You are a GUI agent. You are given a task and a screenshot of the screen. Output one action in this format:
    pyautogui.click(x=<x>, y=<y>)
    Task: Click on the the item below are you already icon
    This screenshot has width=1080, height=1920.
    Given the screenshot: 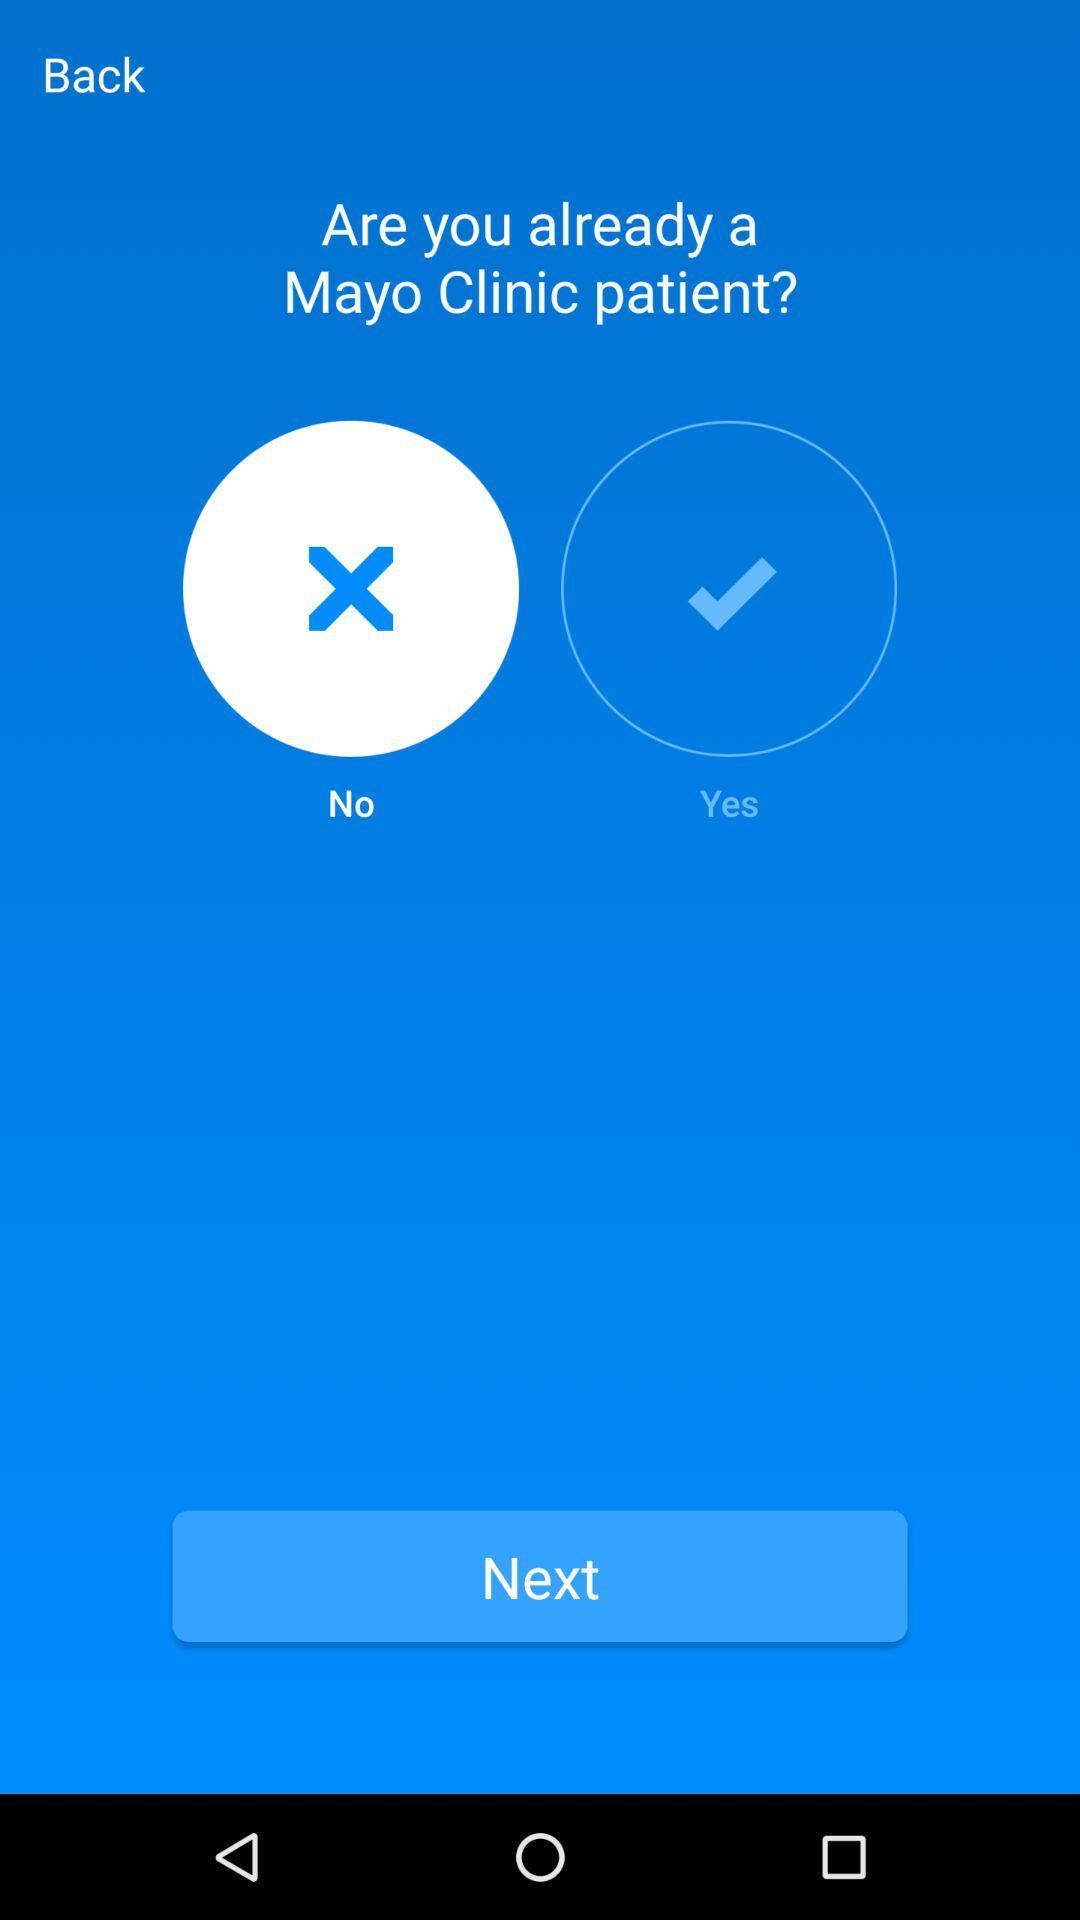 What is the action you would take?
    pyautogui.click(x=729, y=623)
    